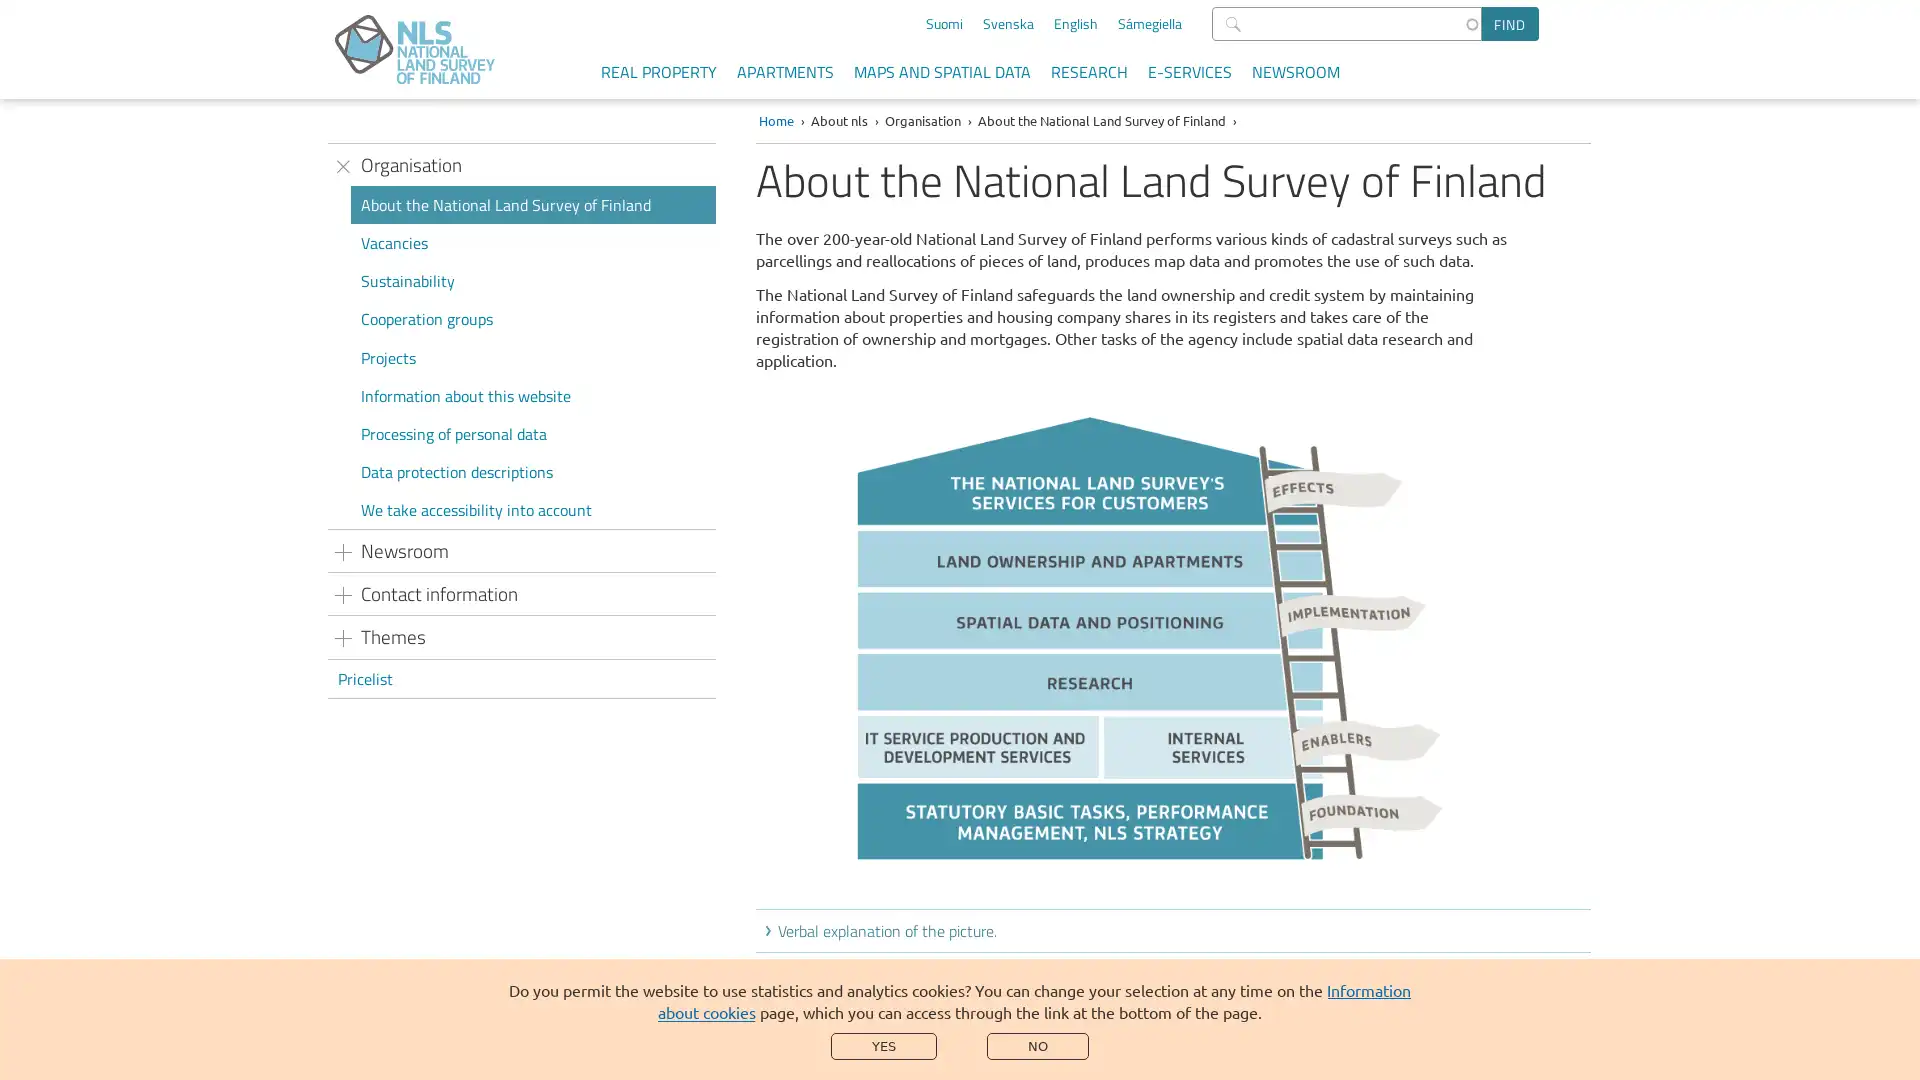 Image resolution: width=1920 pixels, height=1080 pixels. What do you see at coordinates (1510, 23) in the screenshot?
I see `Find` at bounding box center [1510, 23].